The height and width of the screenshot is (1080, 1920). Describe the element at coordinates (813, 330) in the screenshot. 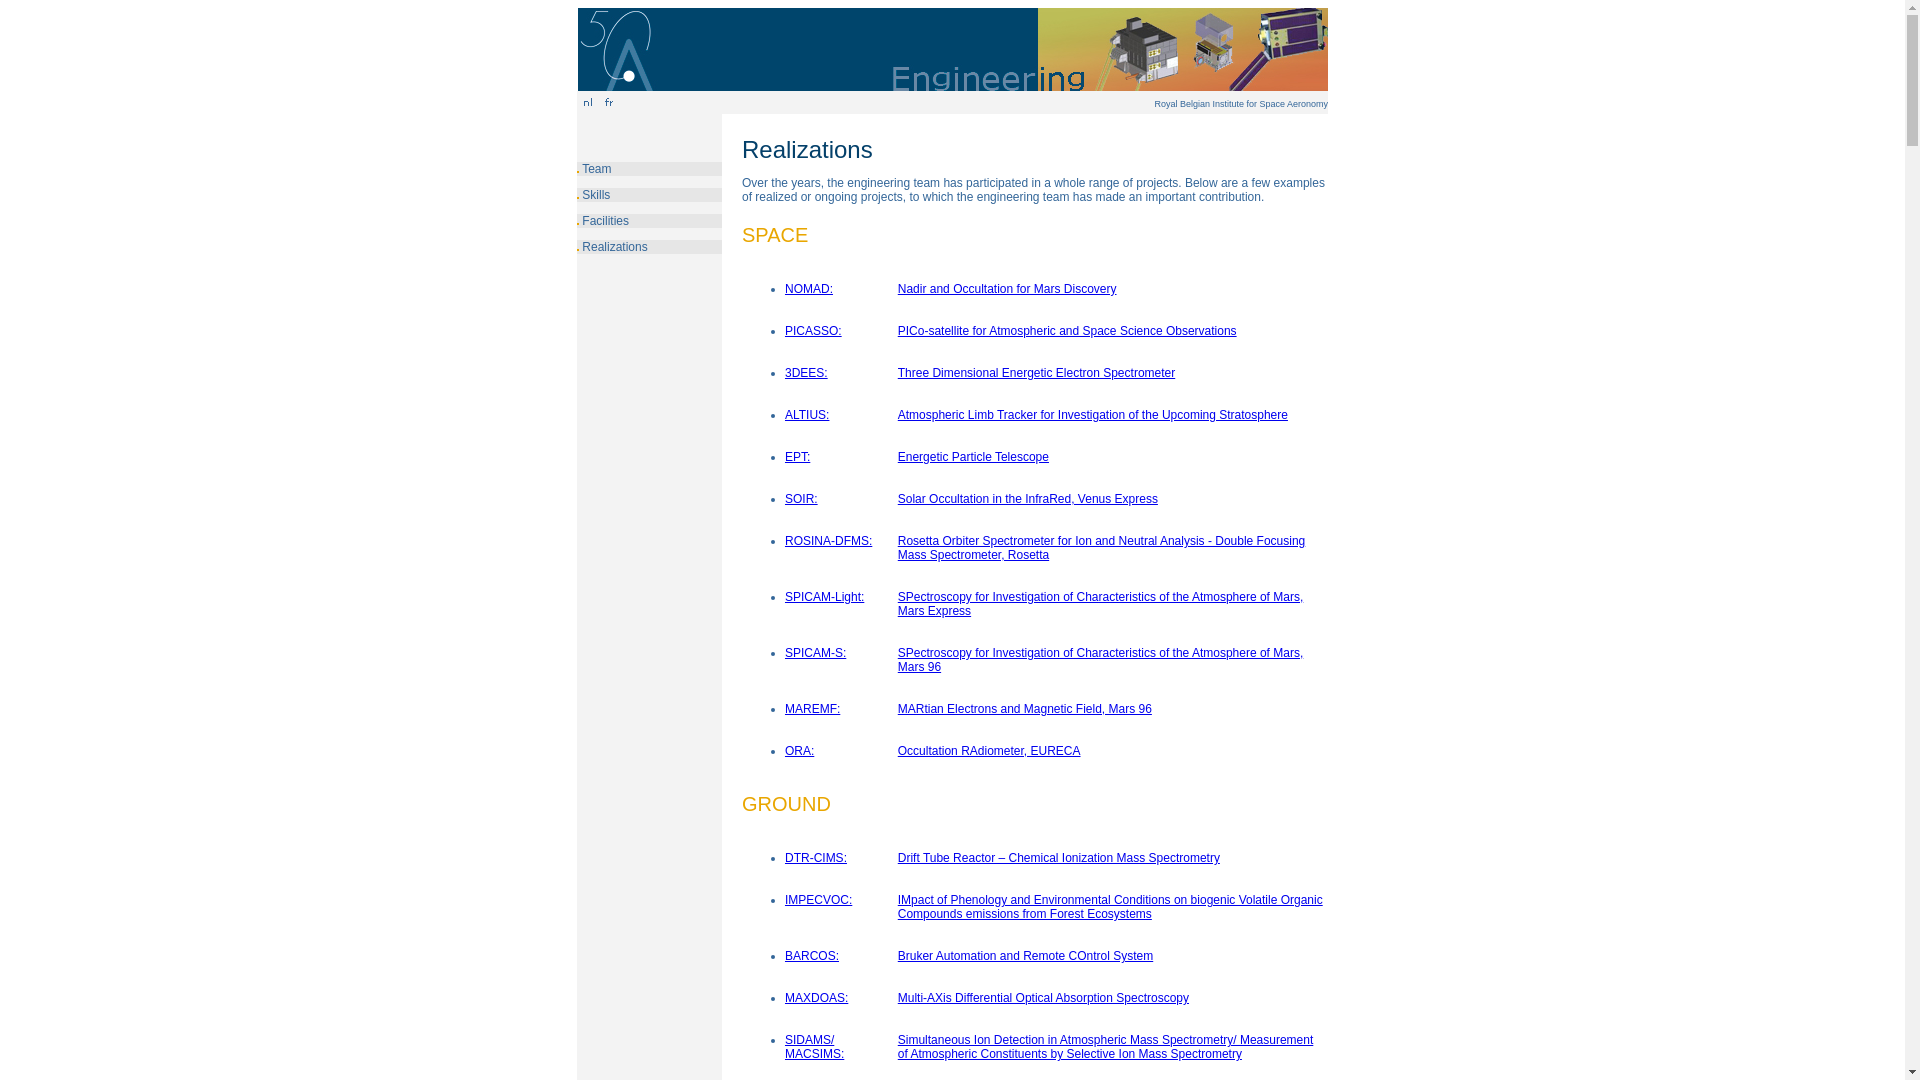

I see `'PICASSO:'` at that location.